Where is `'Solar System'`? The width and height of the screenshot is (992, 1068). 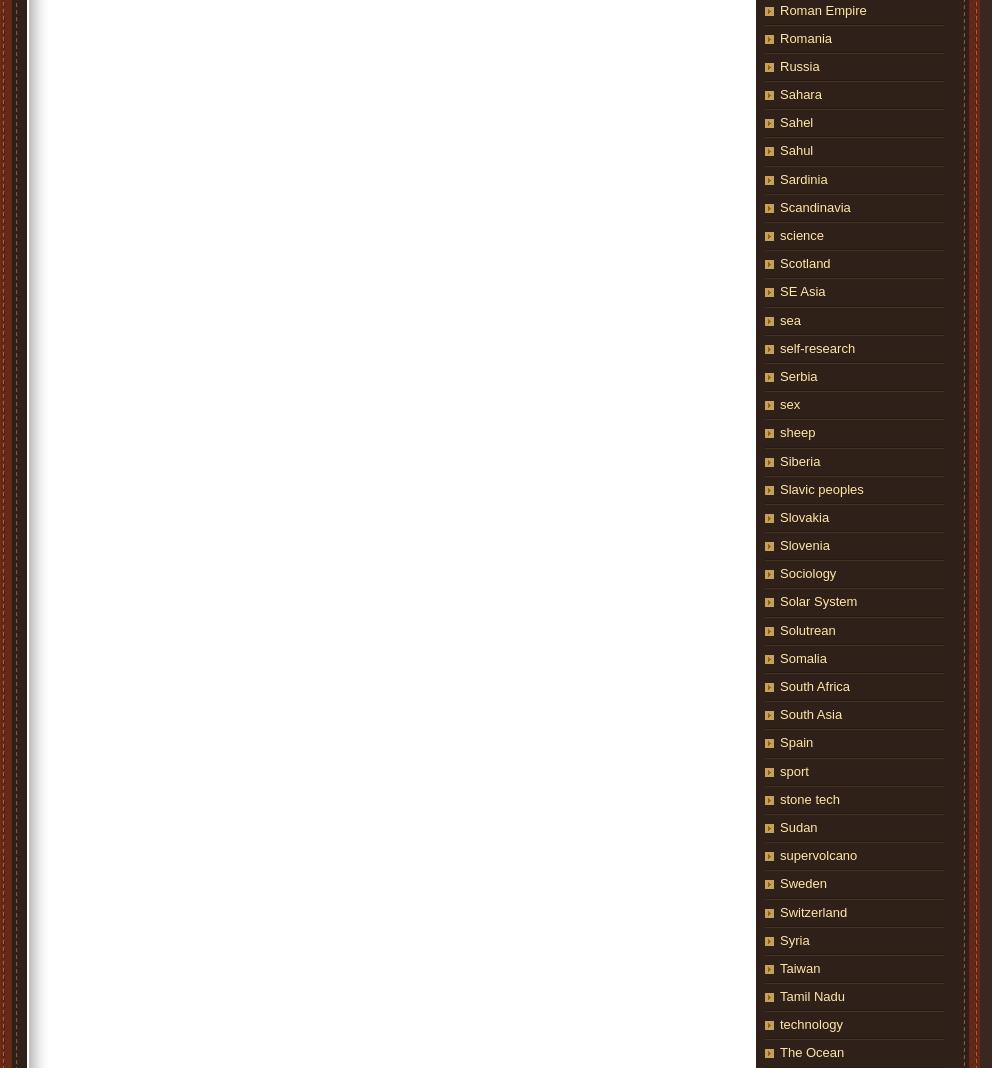 'Solar System' is located at coordinates (818, 600).